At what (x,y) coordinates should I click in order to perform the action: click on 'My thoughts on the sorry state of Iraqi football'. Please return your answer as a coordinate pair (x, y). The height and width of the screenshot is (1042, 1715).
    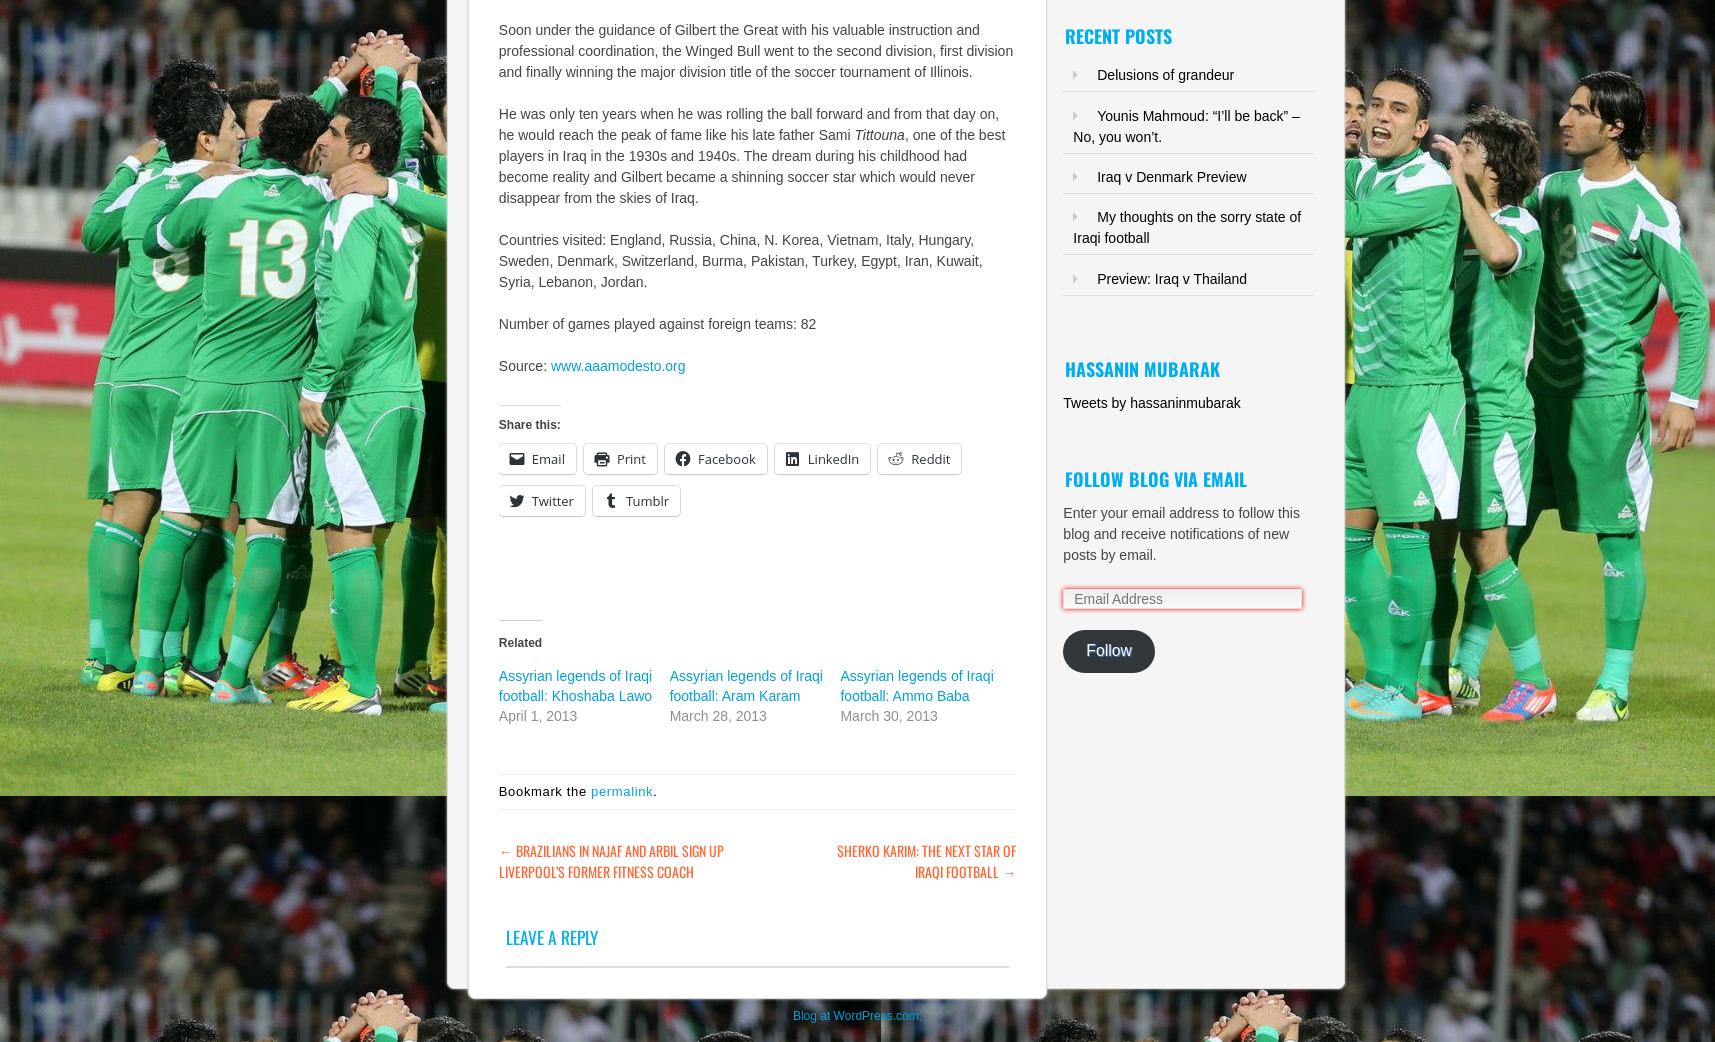
    Looking at the image, I should click on (1072, 226).